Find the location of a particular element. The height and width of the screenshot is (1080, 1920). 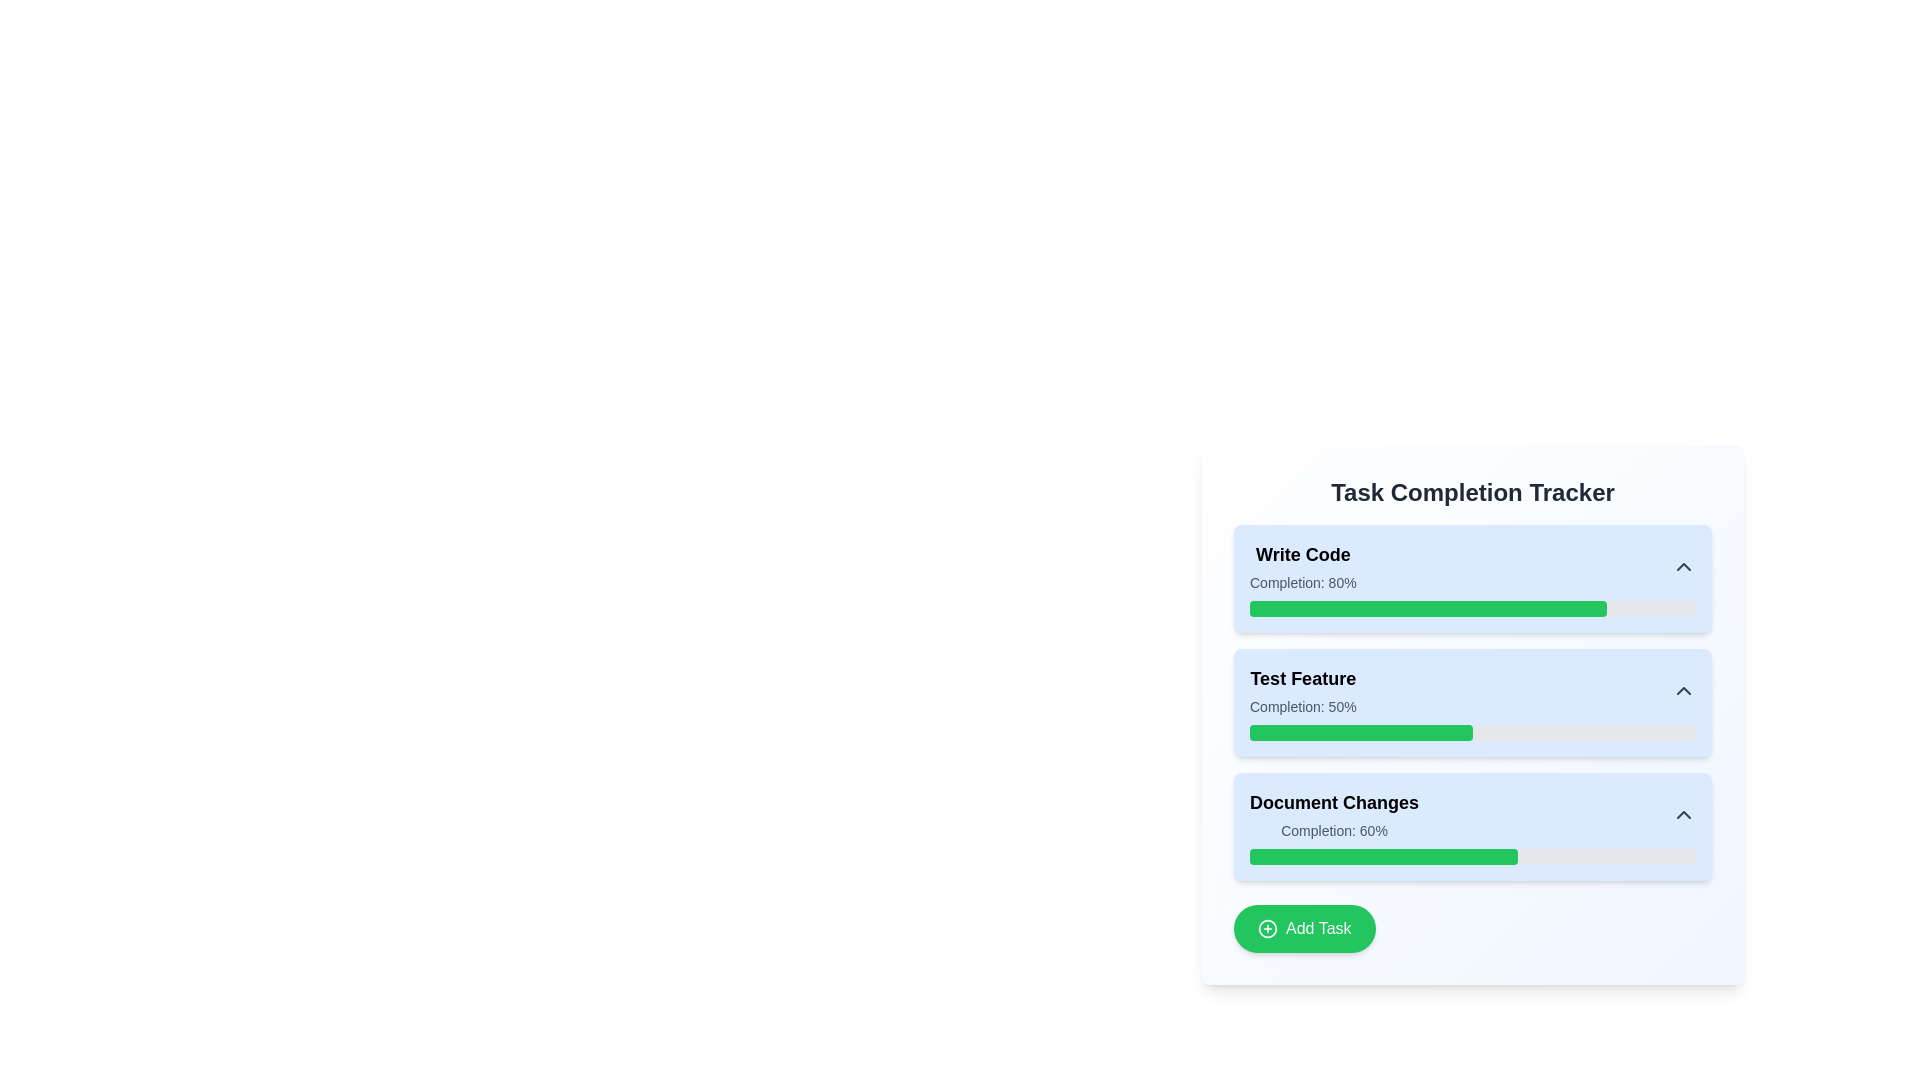

the outermost SVG circle of the 'Add Task' button to trigger a visual effect is located at coordinates (1266, 929).